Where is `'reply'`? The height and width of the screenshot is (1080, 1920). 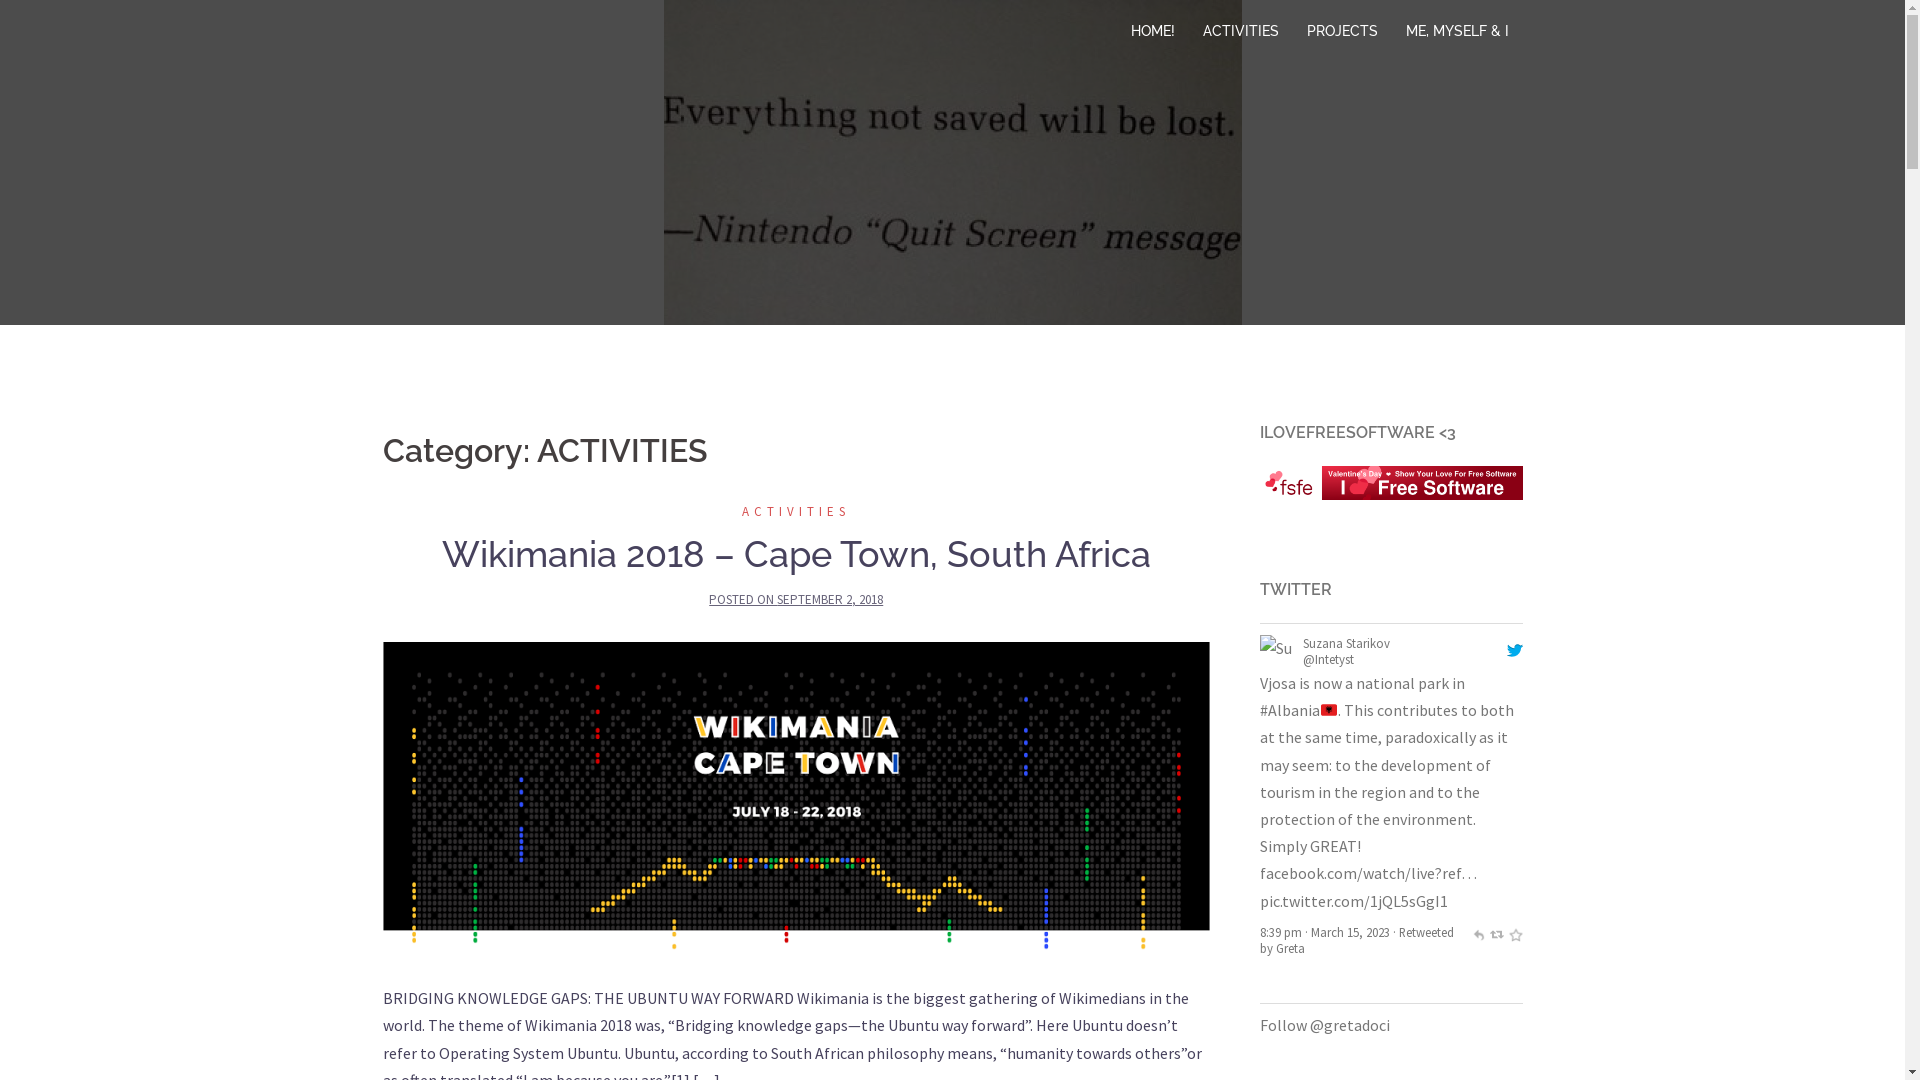
'reply' is located at coordinates (1478, 932).